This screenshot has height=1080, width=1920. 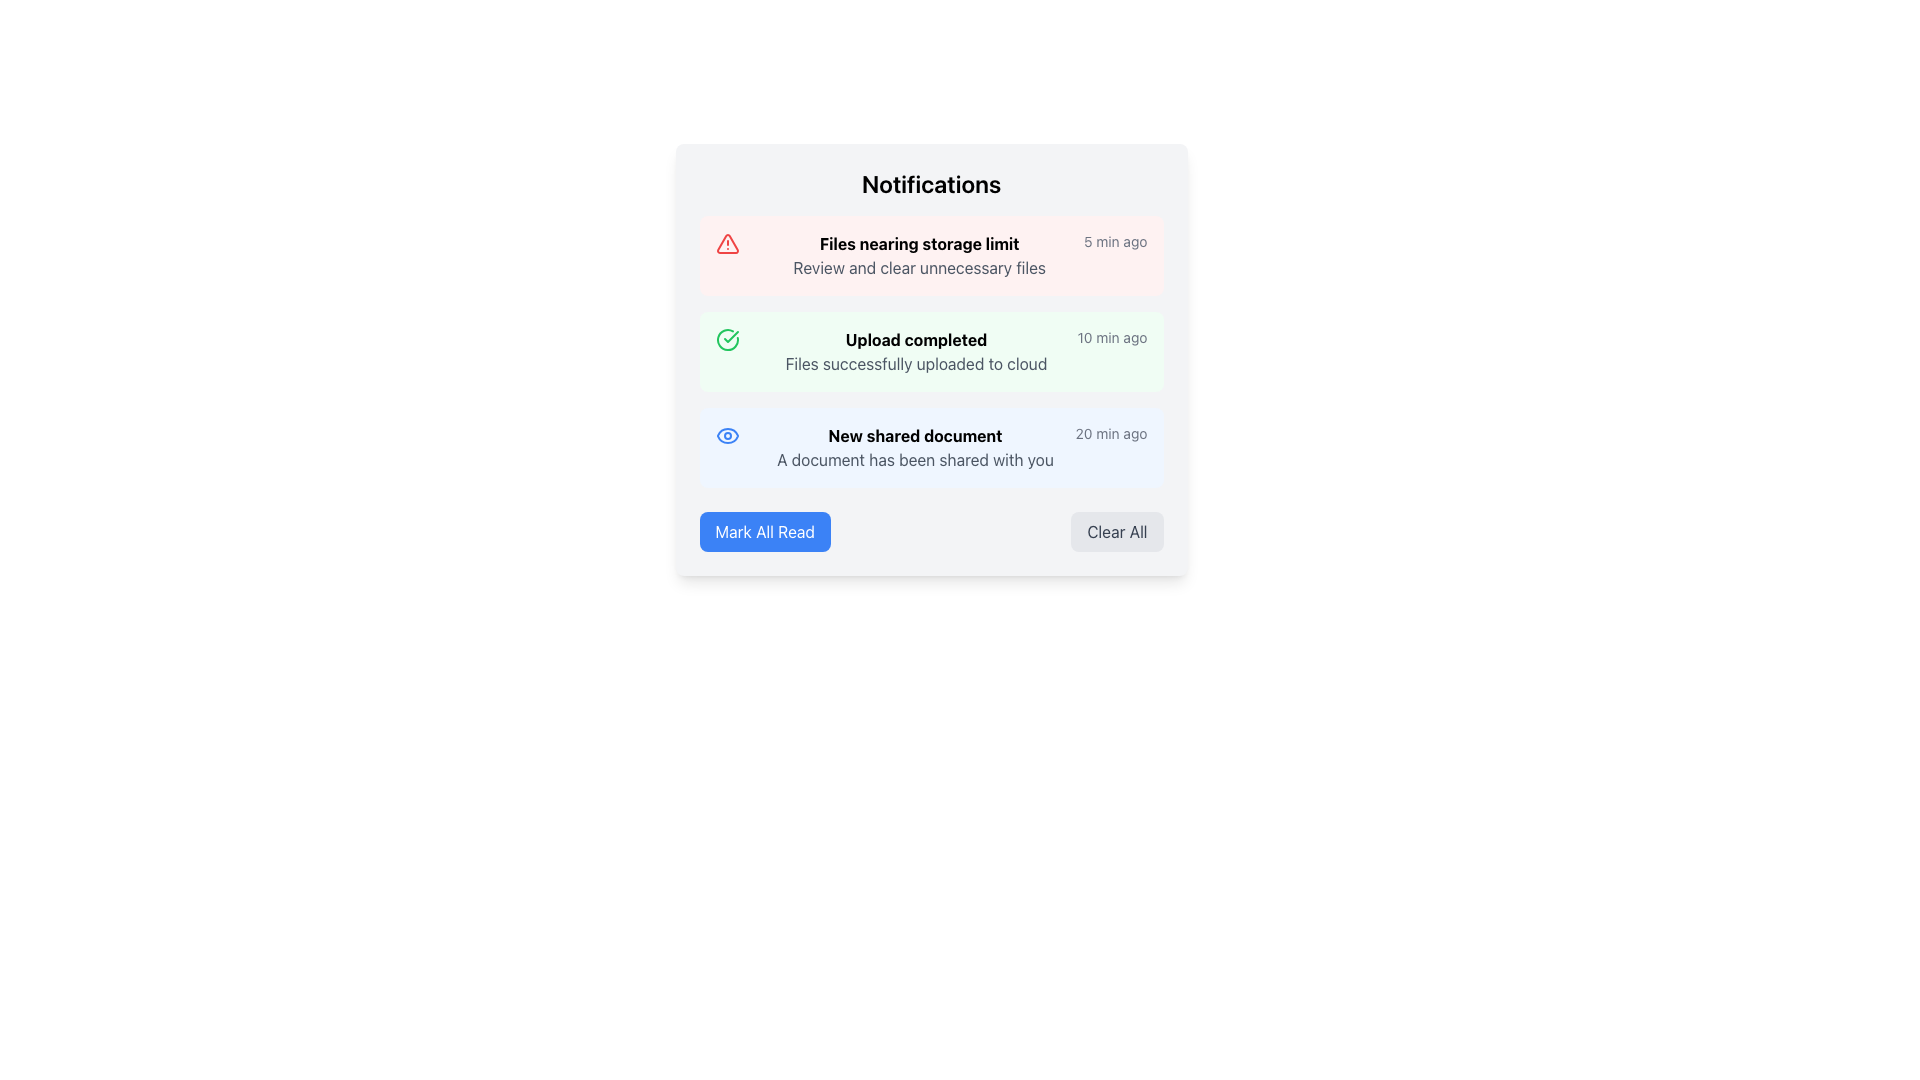 I want to click on the 'Clear All' button with a light gray background and dark gray text, so click(x=1116, y=531).